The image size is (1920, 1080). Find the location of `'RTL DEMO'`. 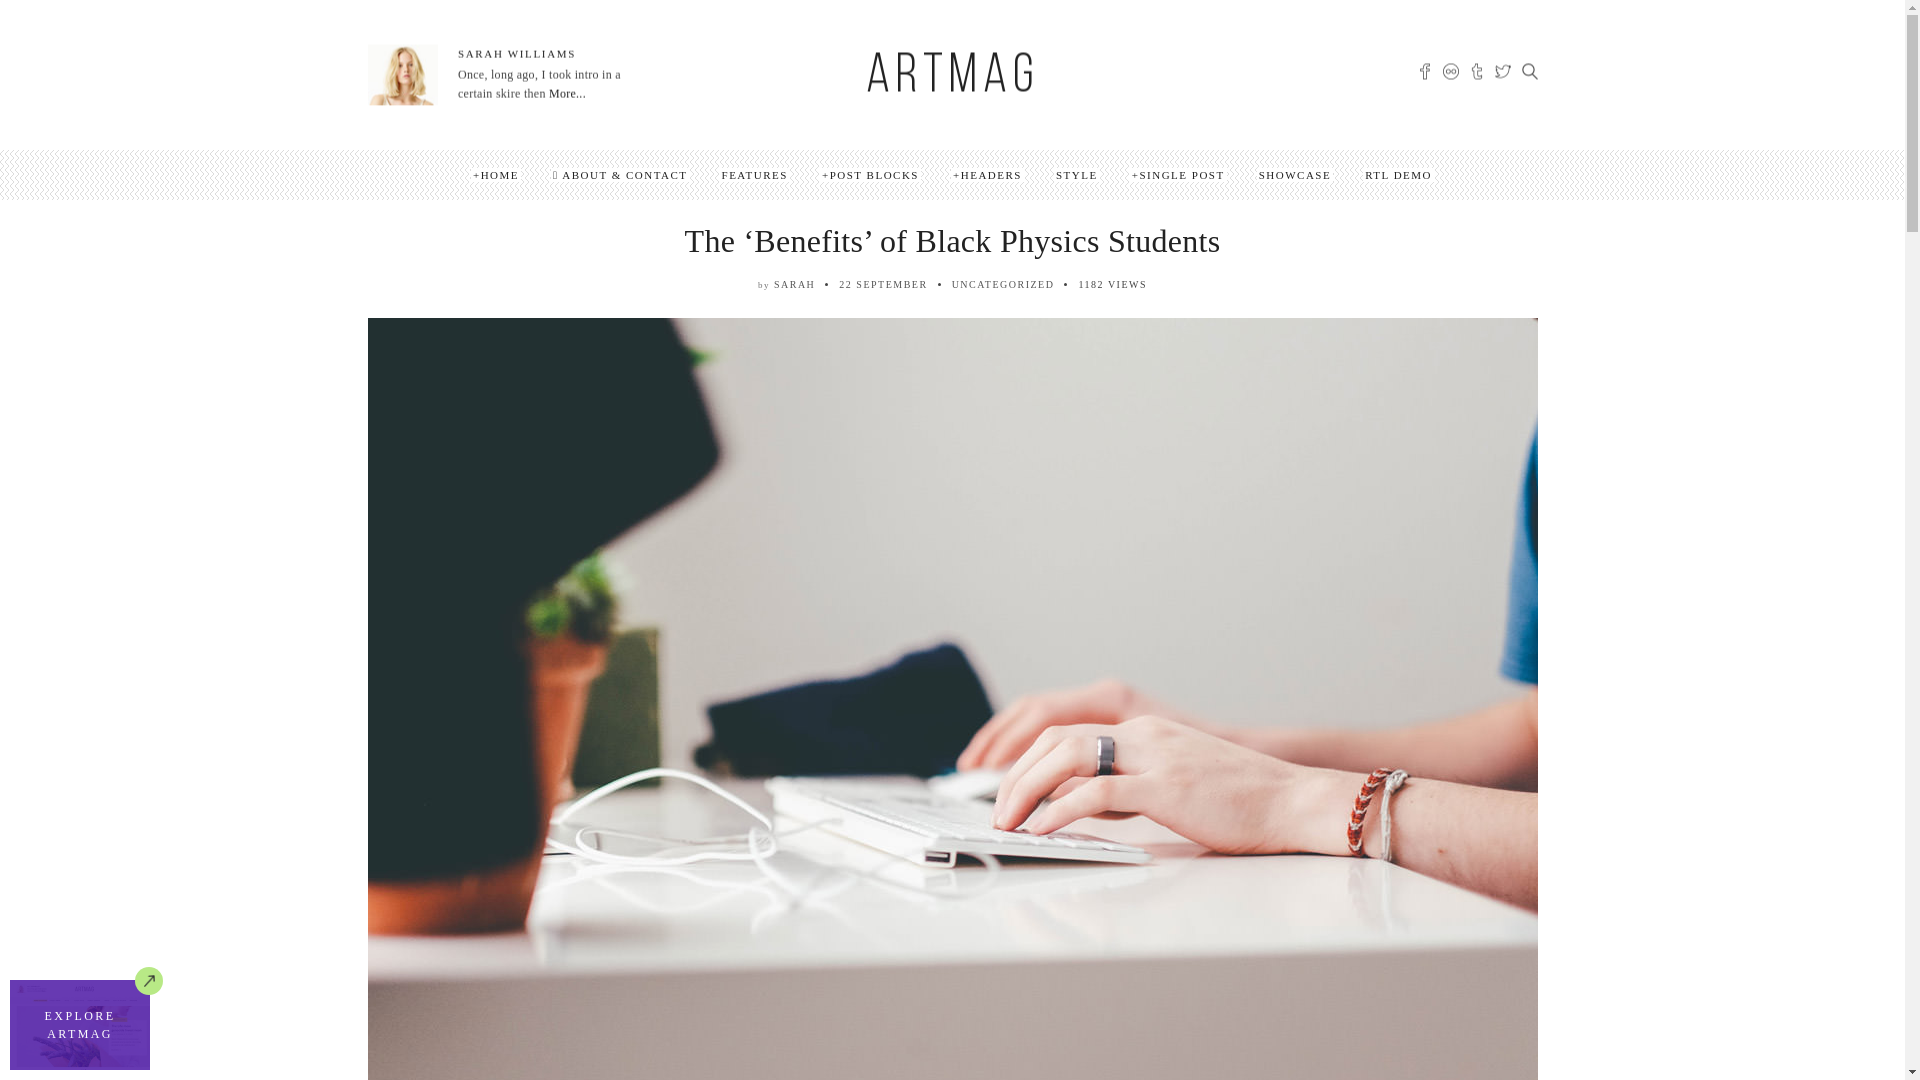

'RTL DEMO' is located at coordinates (1397, 173).